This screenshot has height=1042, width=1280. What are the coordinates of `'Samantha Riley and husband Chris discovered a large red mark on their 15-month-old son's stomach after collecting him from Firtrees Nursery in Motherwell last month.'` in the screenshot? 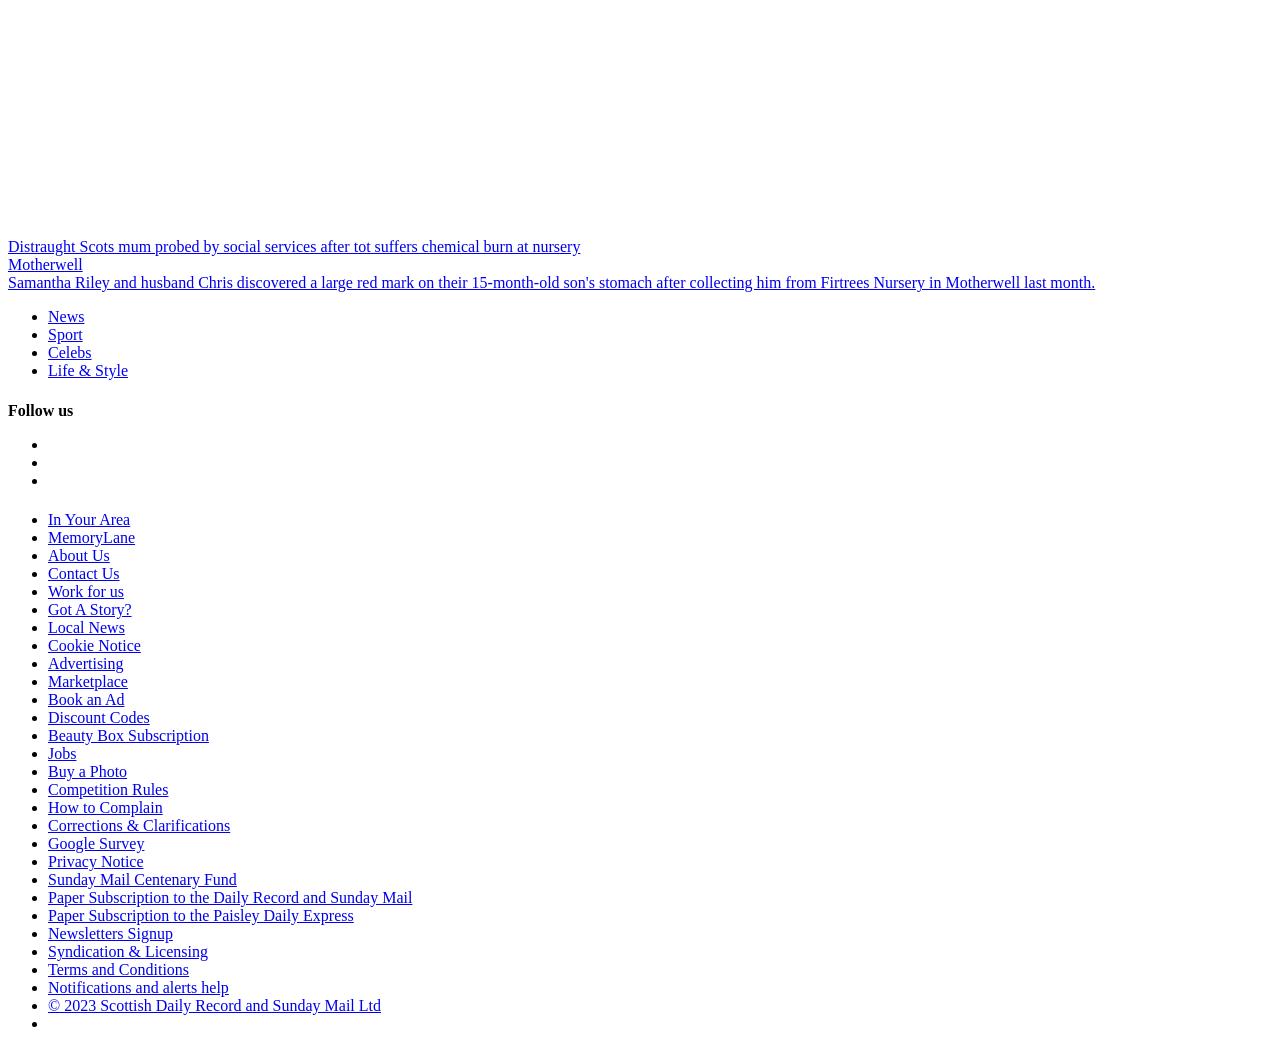 It's located at (551, 282).